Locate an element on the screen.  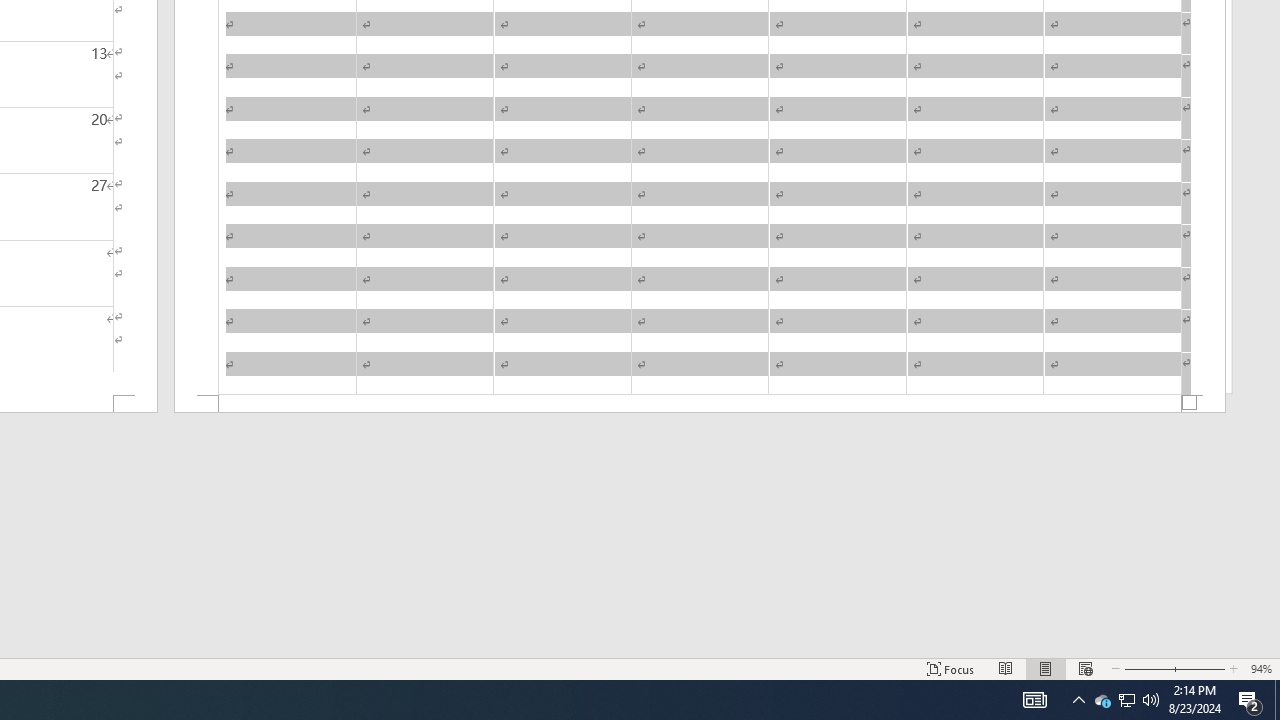
'Print Layout' is located at coordinates (1045, 669).